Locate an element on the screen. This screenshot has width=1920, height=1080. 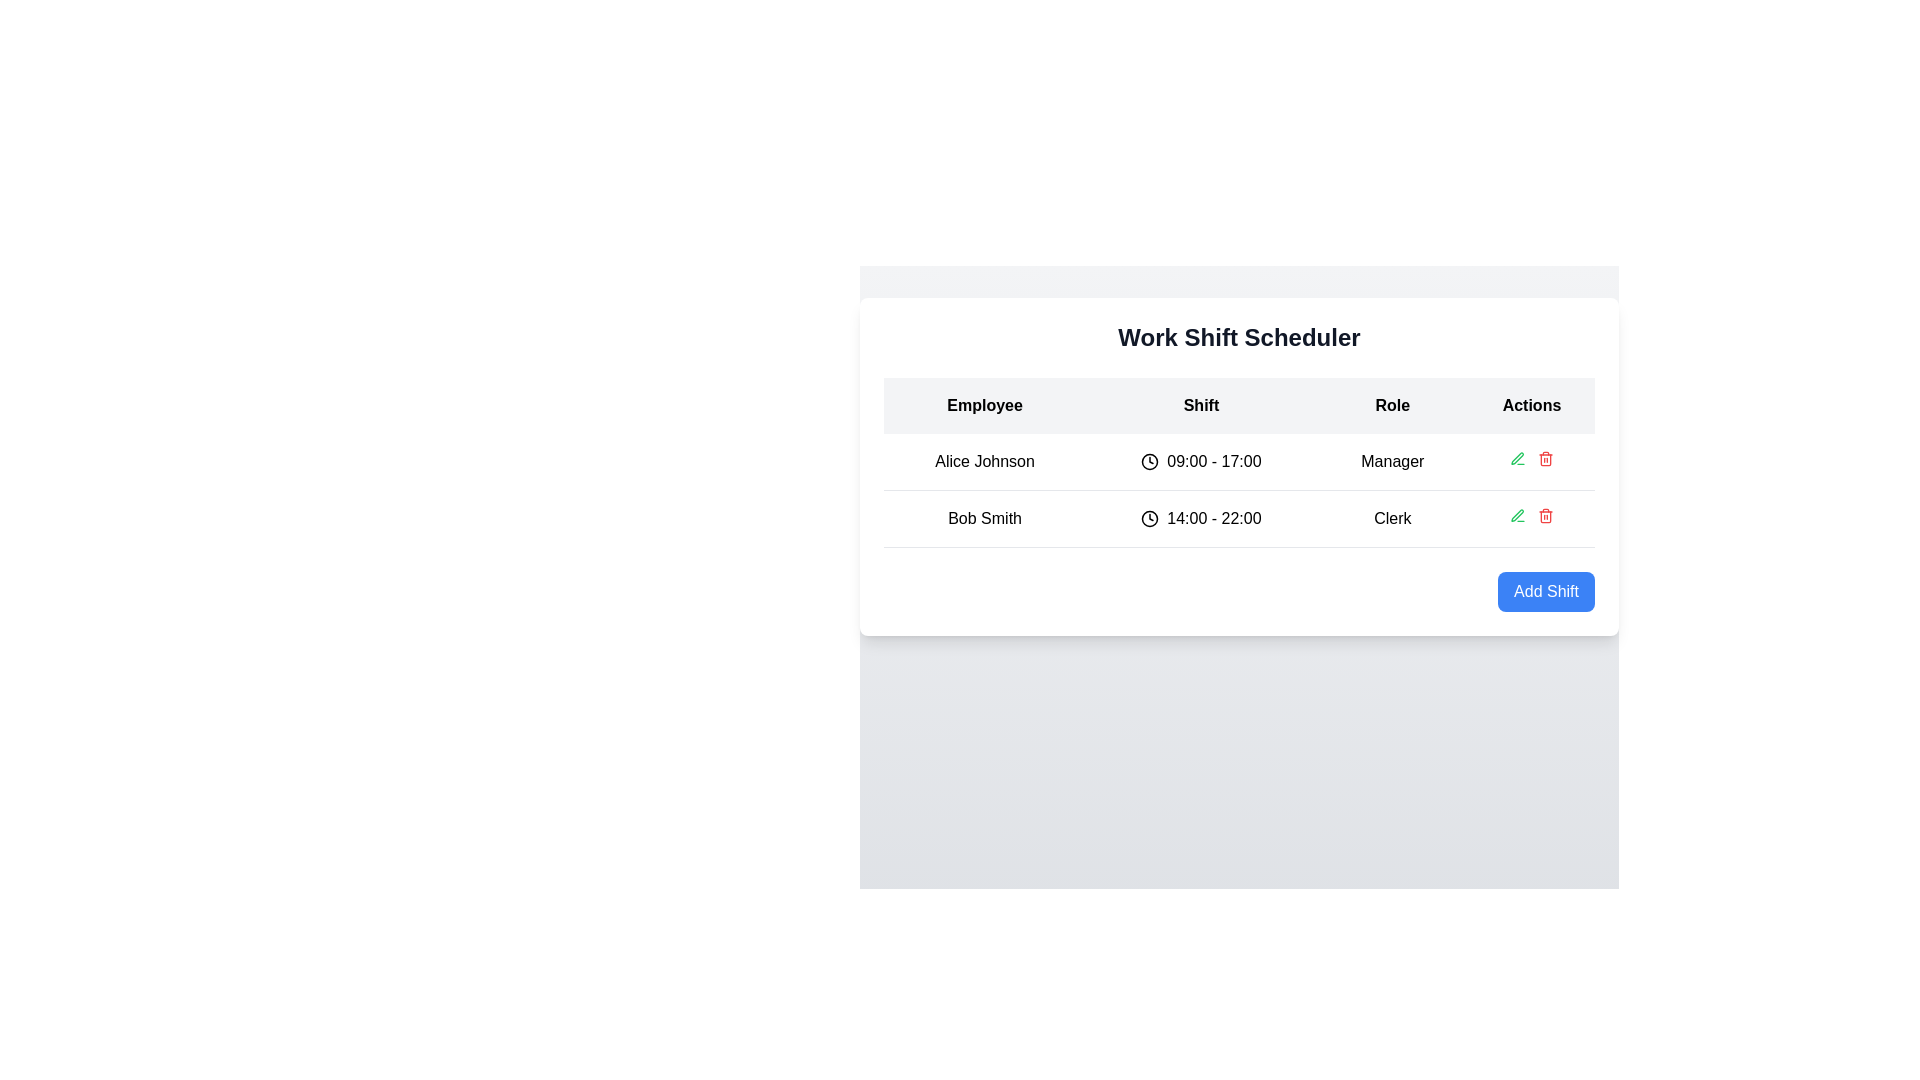
the Text Label that serves as a column header for shift schedules, located between 'Employee' and 'Role' in the table header is located at coordinates (1200, 405).